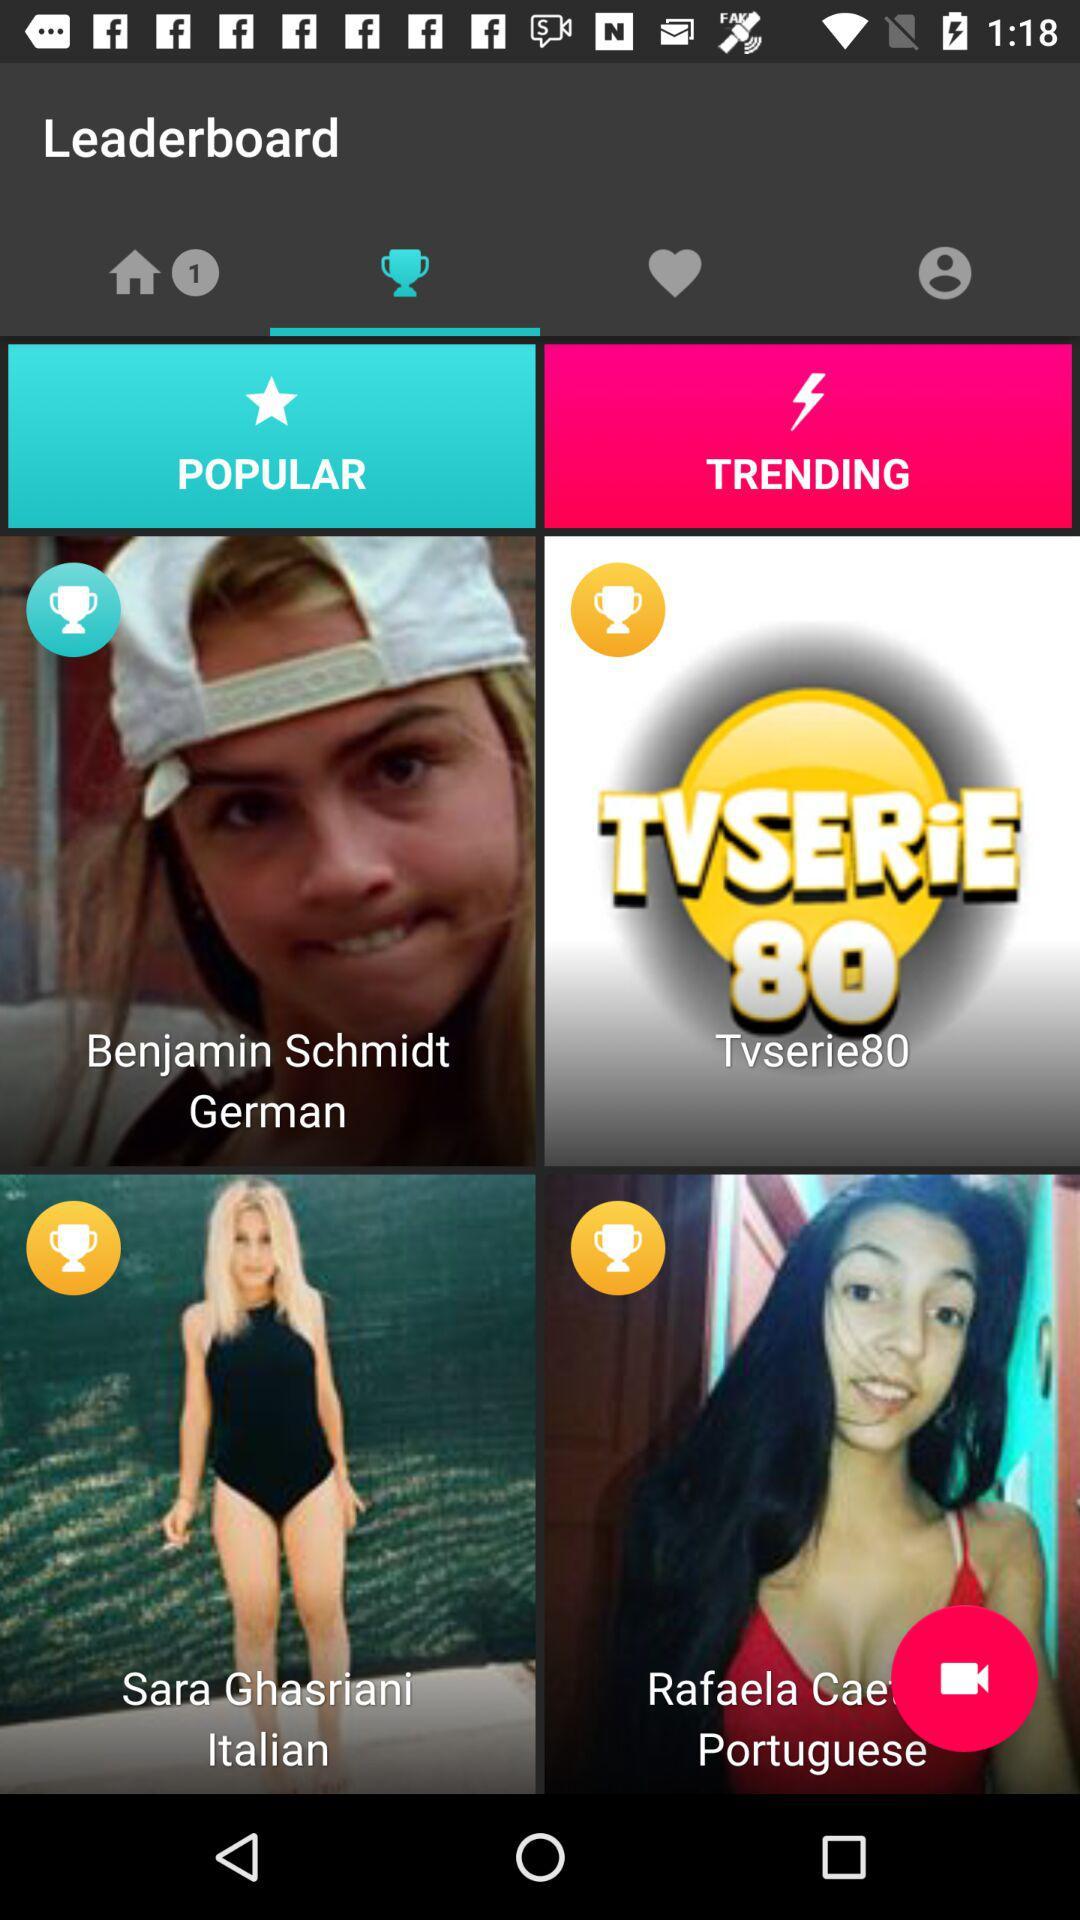 The width and height of the screenshot is (1080, 1920). What do you see at coordinates (963, 1678) in the screenshot?
I see `open video camera` at bounding box center [963, 1678].